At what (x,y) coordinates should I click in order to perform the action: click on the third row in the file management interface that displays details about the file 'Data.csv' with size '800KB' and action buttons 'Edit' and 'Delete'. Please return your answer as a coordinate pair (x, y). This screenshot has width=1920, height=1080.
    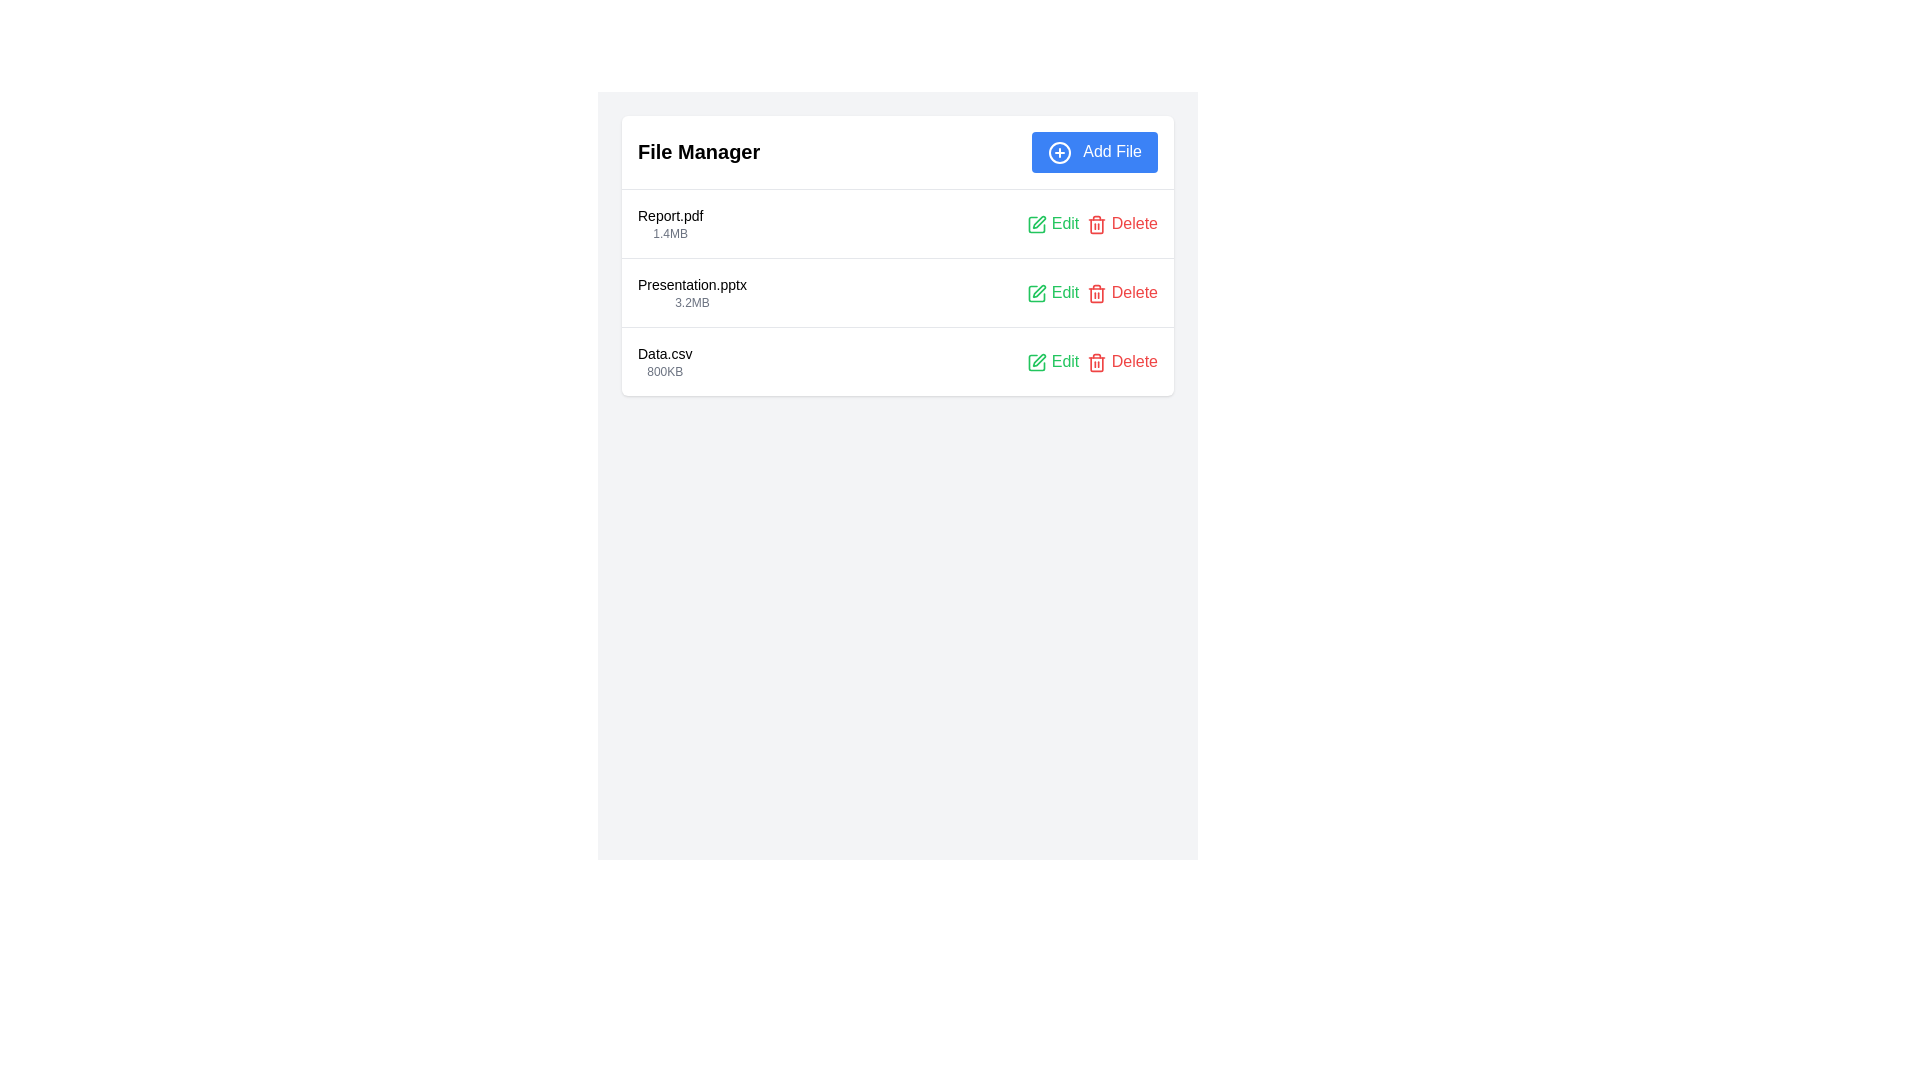
    Looking at the image, I should click on (896, 361).